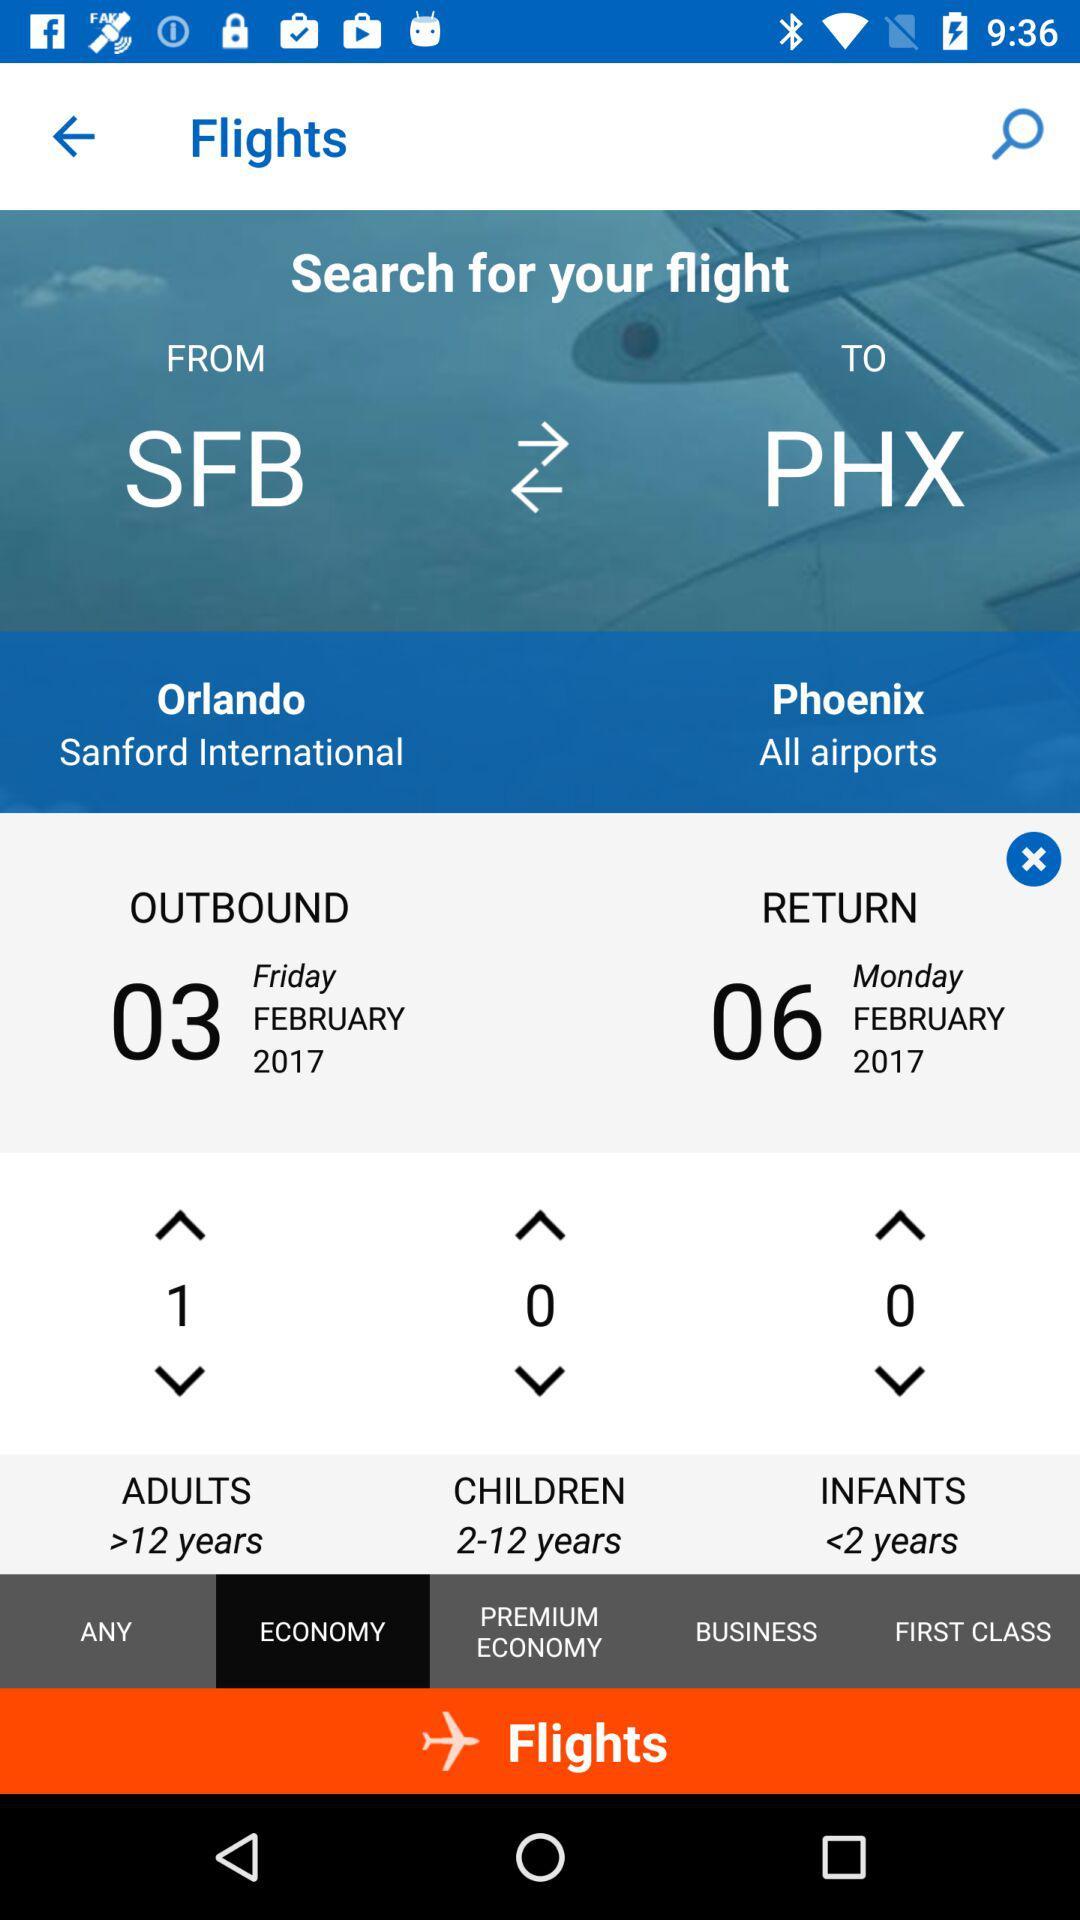  Describe the element at coordinates (180, 1224) in the screenshot. I see `the font icon` at that location.